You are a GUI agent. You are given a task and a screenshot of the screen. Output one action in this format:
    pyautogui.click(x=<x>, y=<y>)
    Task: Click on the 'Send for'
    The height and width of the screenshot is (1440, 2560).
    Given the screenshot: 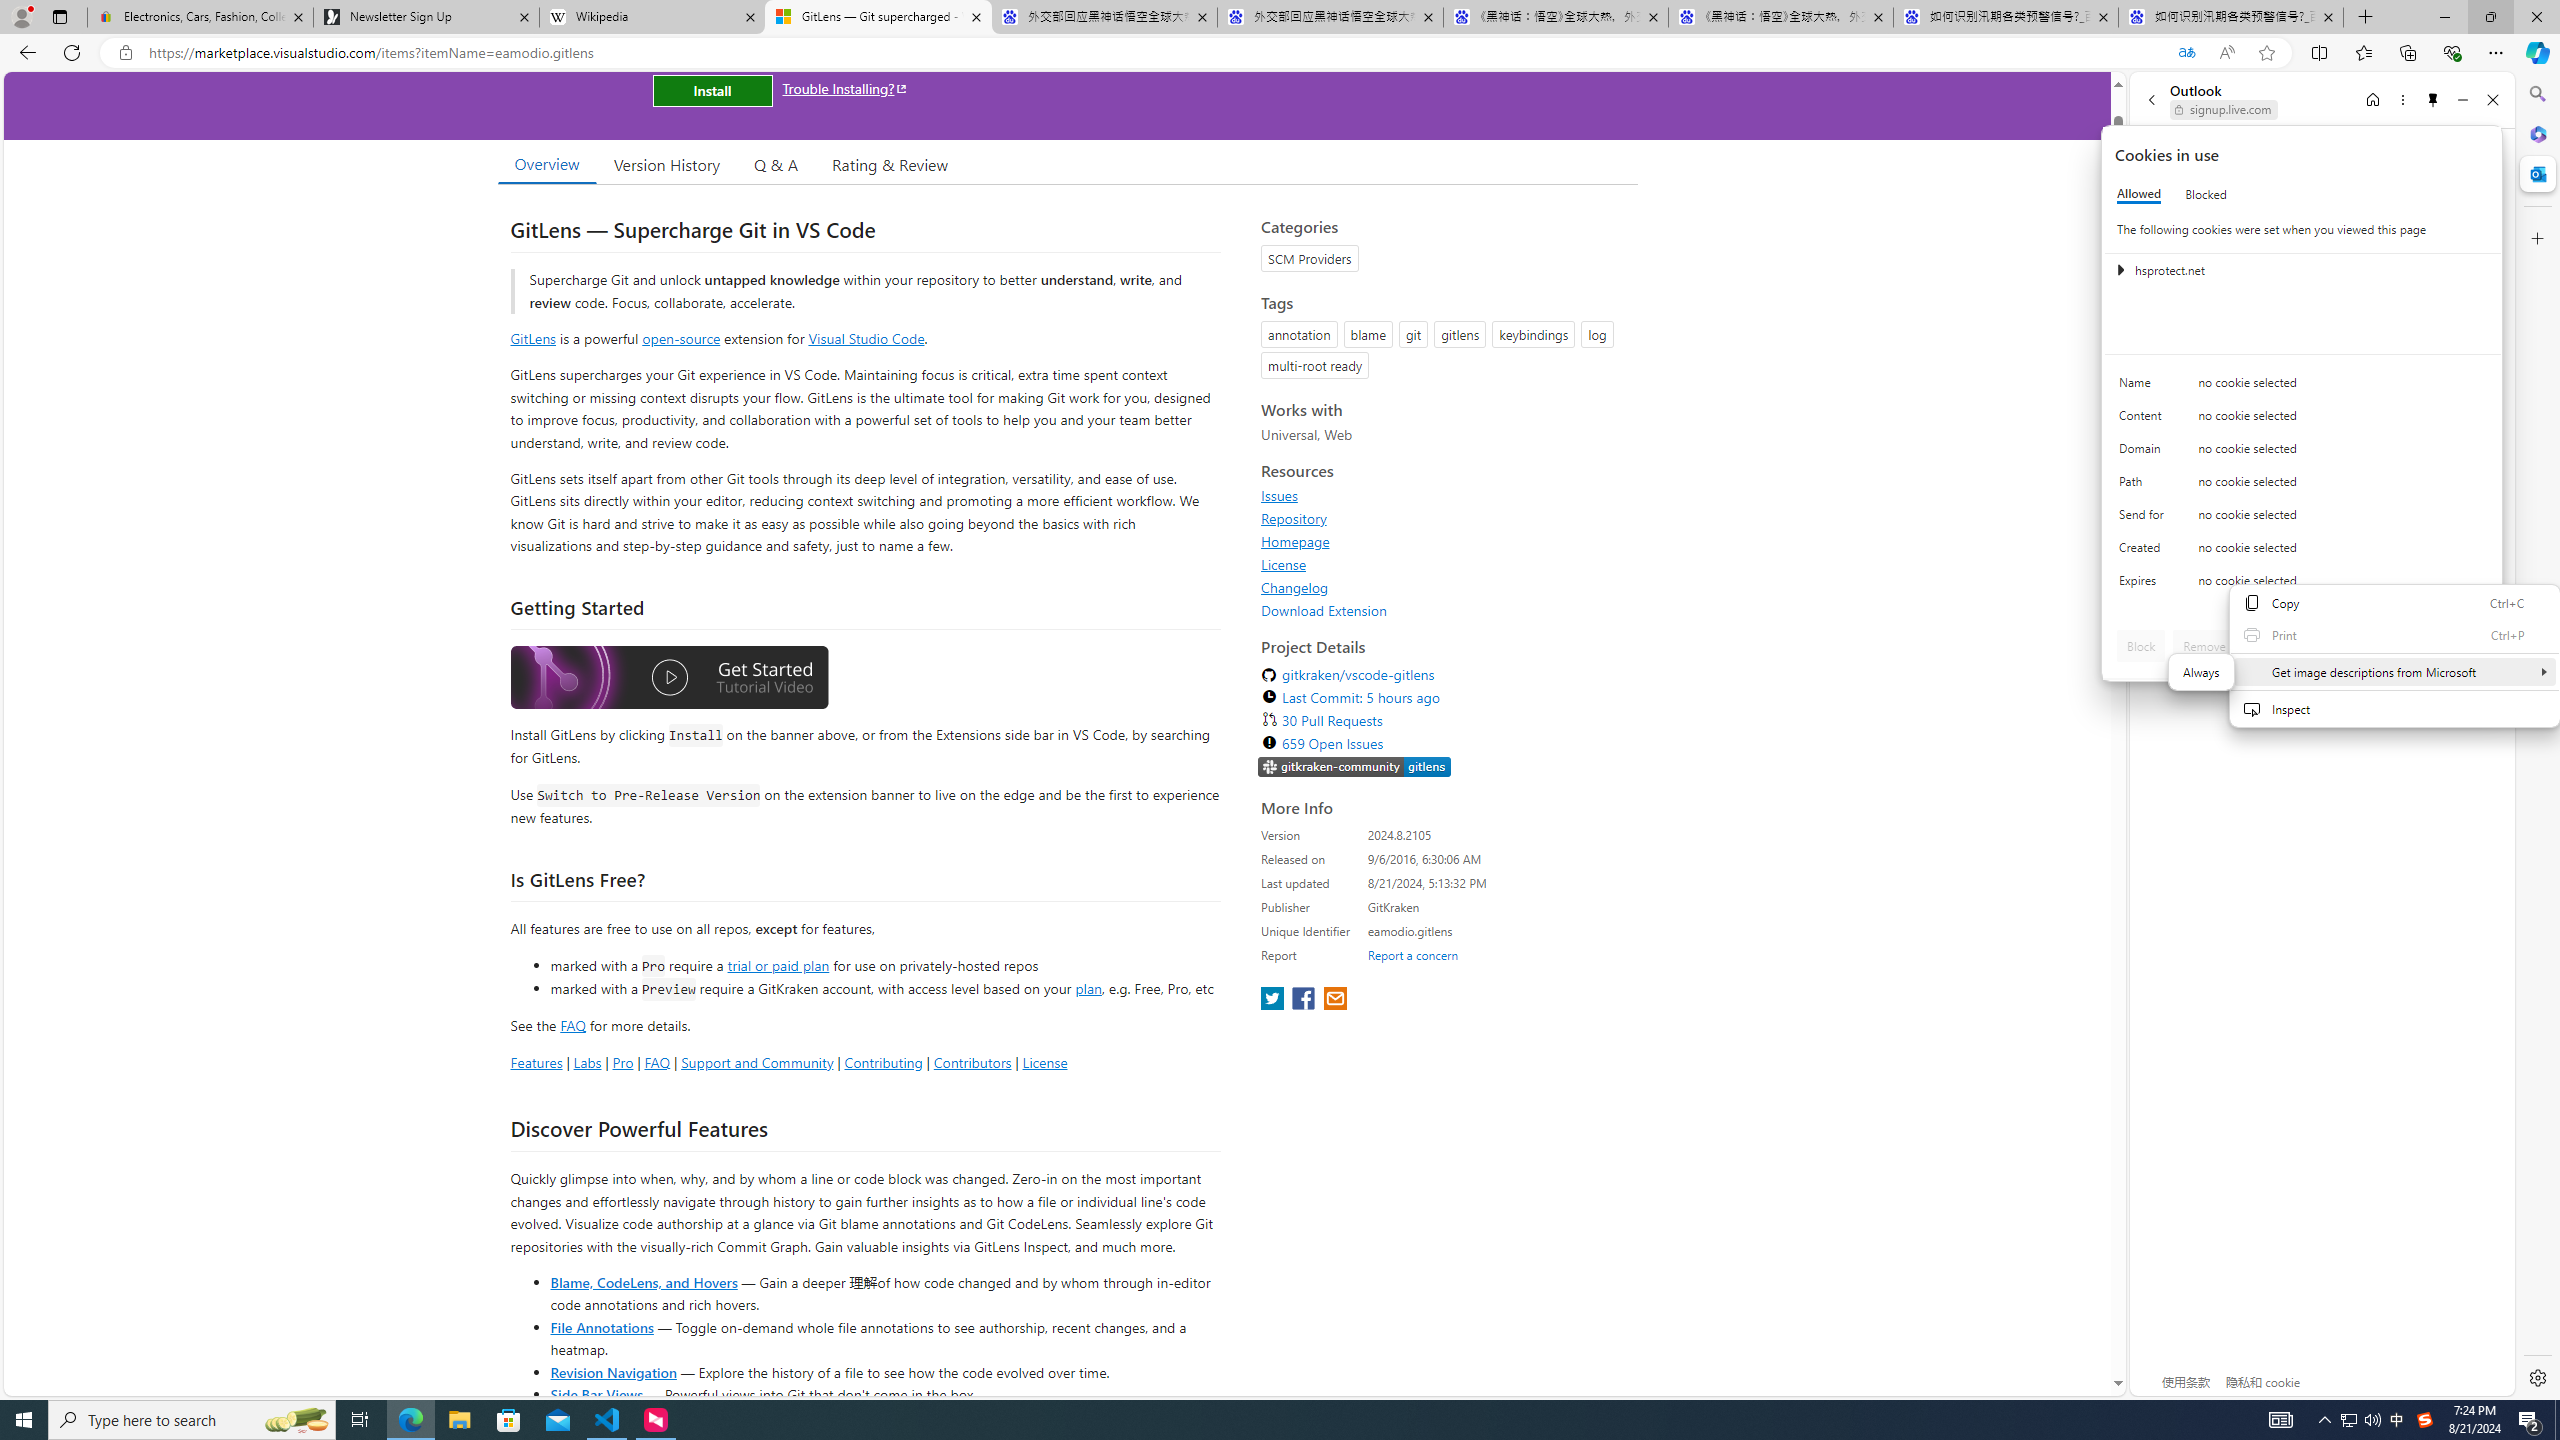 What is the action you would take?
    pyautogui.click(x=2144, y=518)
    